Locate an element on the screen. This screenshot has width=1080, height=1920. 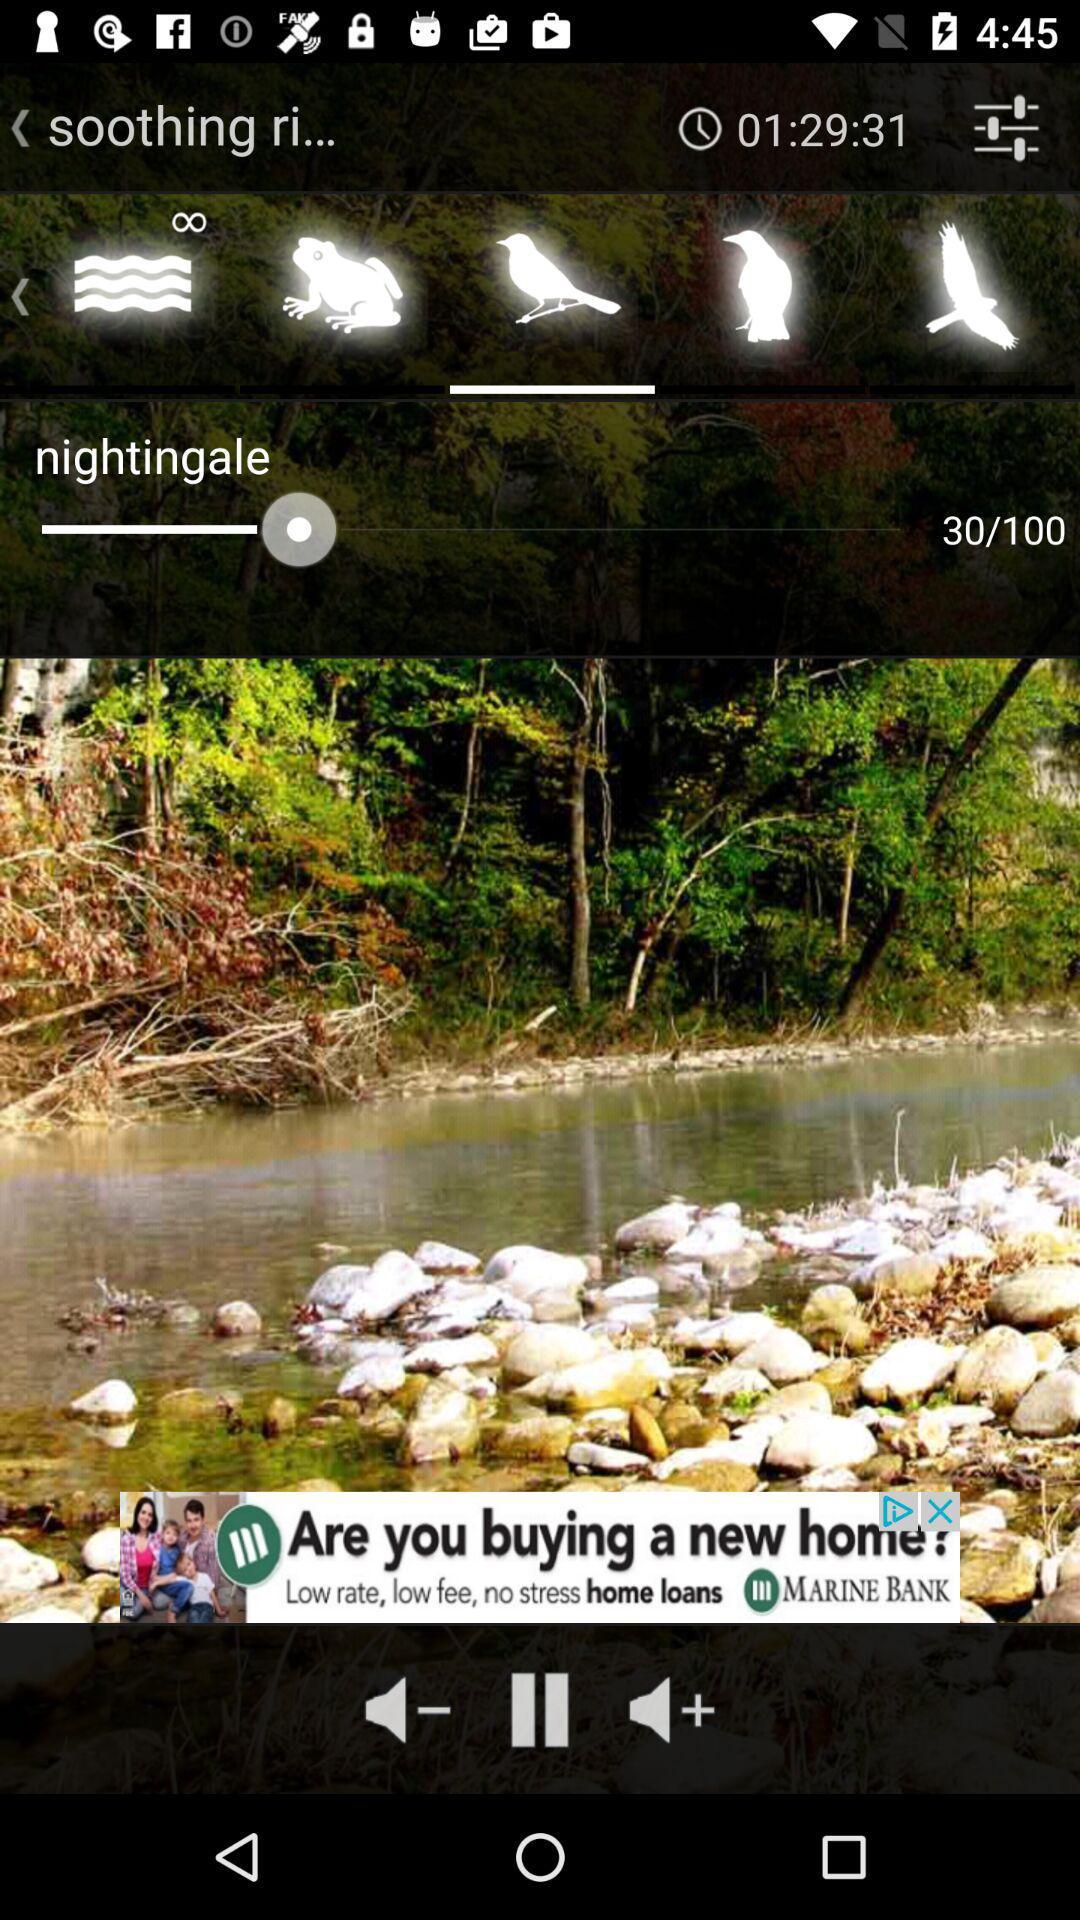
element is located at coordinates (971, 291).